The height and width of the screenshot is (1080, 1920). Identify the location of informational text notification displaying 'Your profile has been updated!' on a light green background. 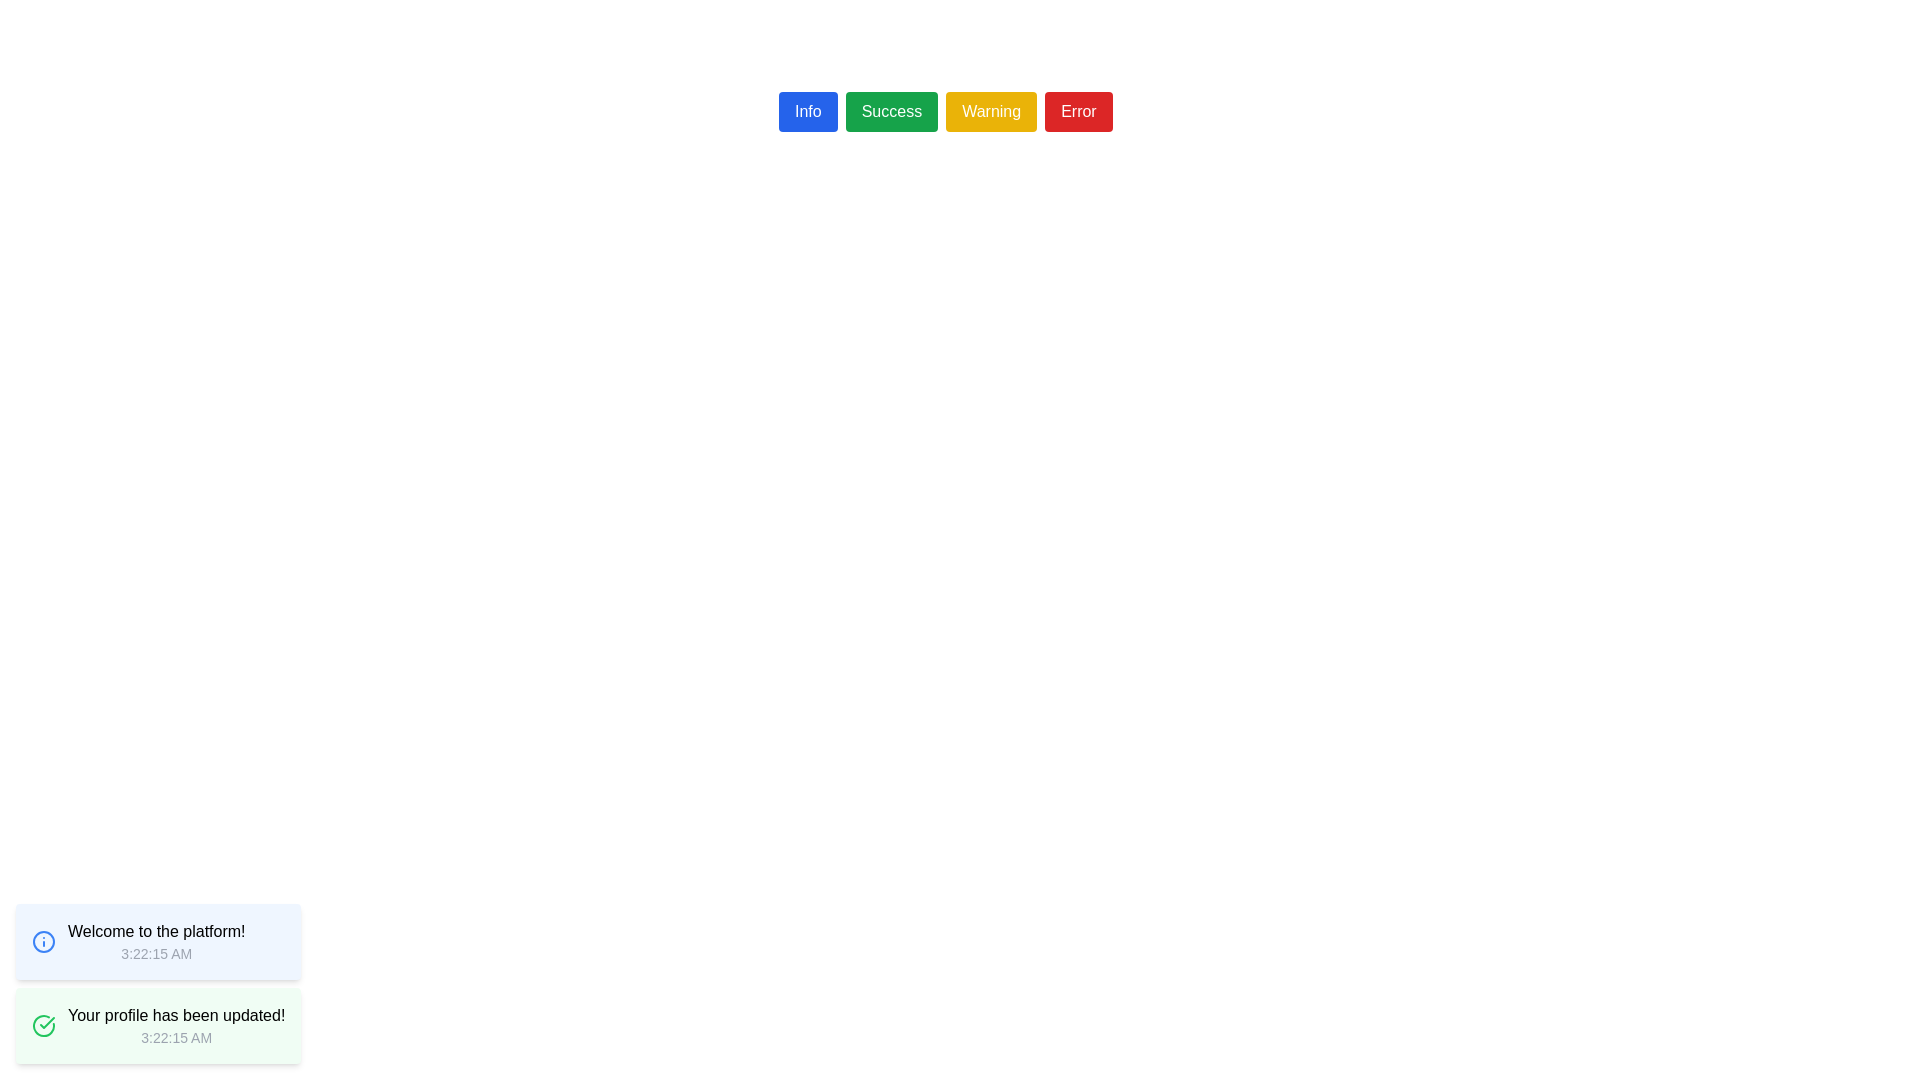
(176, 1026).